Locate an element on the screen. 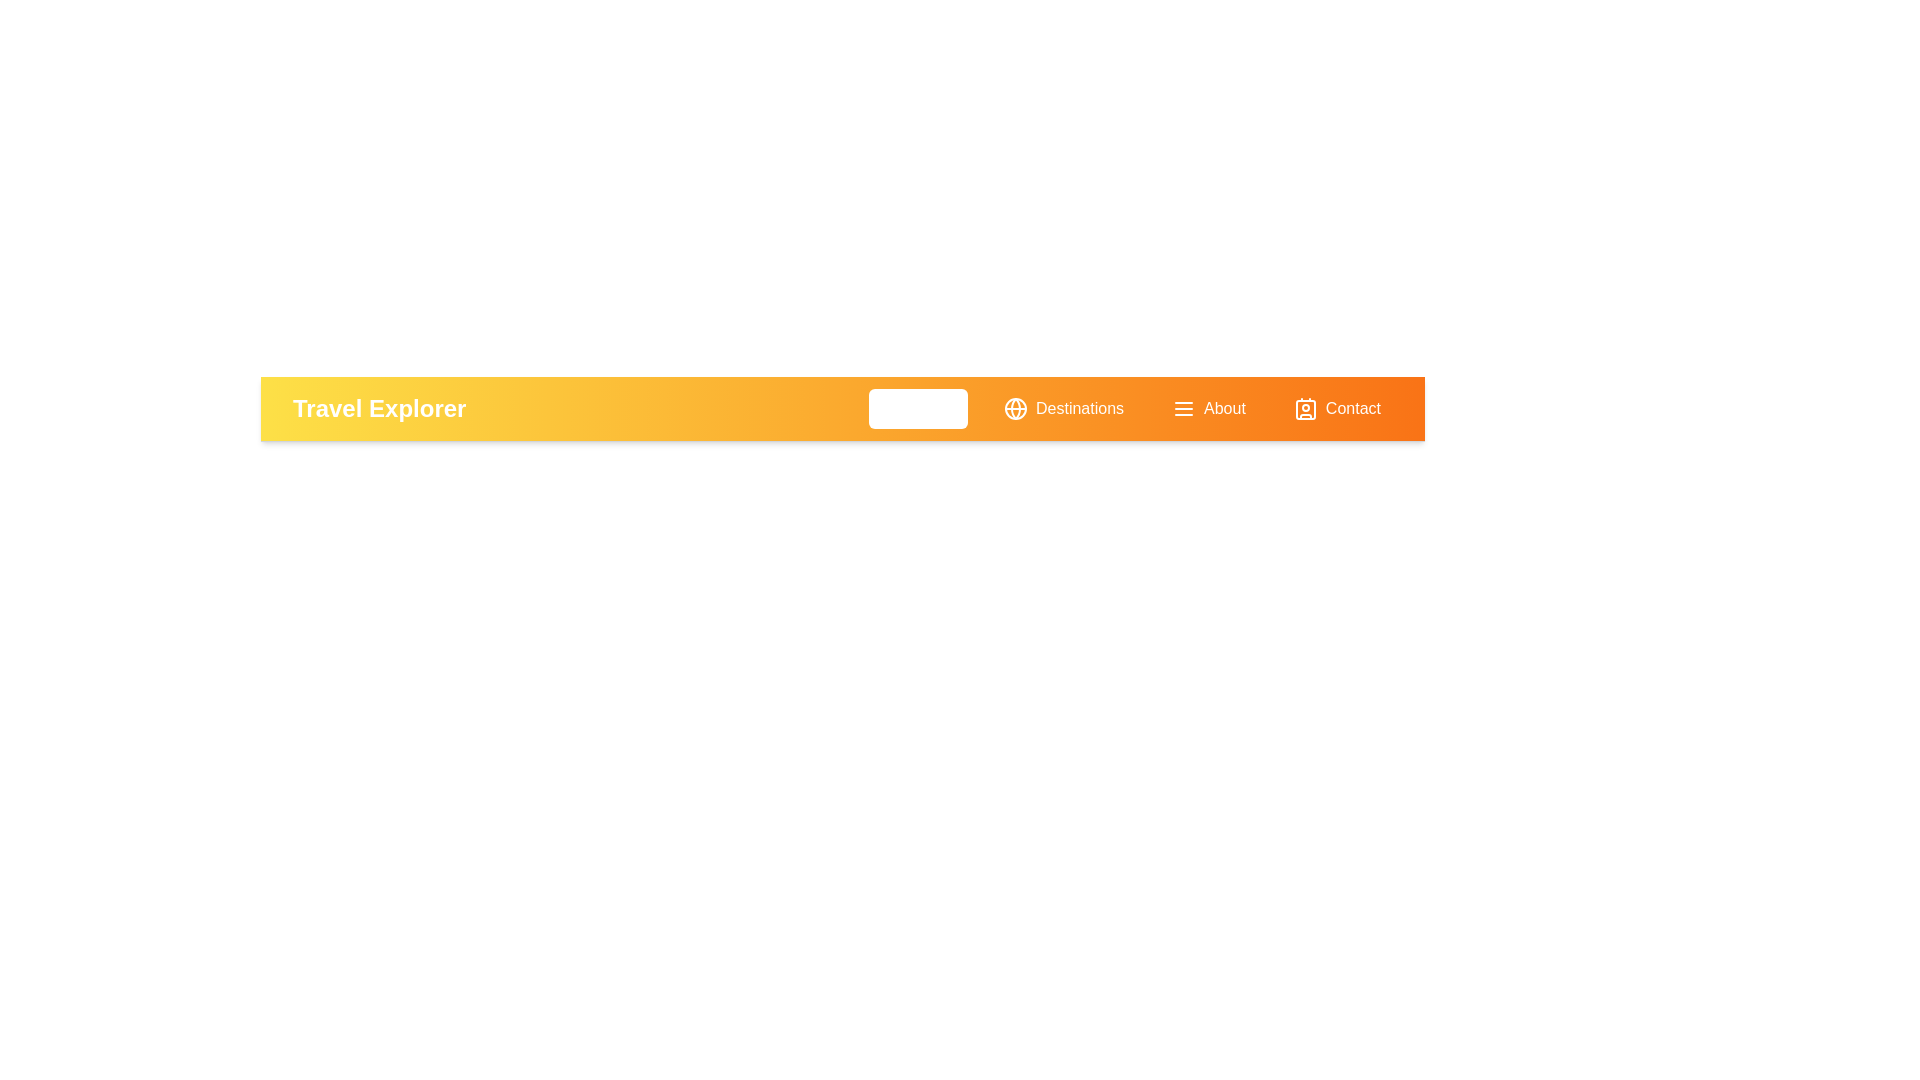  the first navigation button in the top navigation bar to redirect to the home page is located at coordinates (917, 407).